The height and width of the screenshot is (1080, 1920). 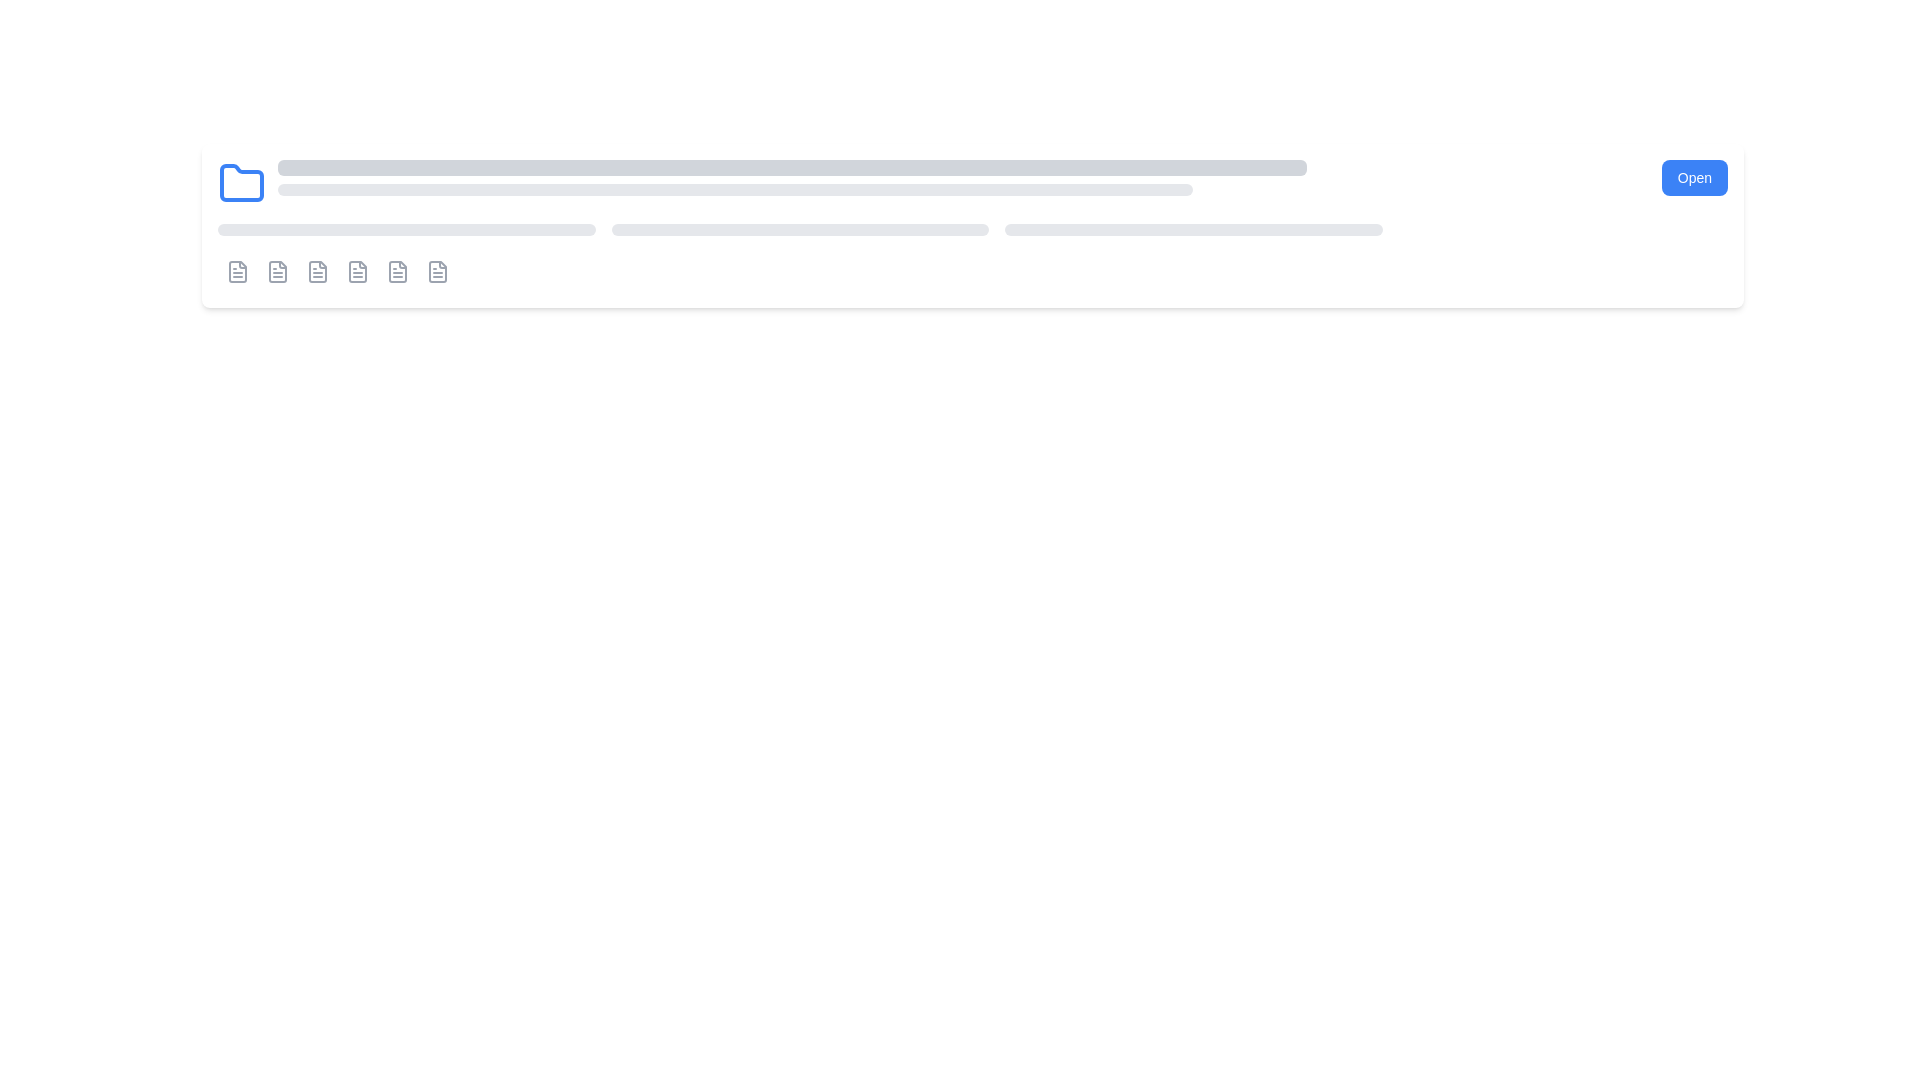 I want to click on the first document icon in the horizontal group of document icons, which visually represents a document or file, so click(x=238, y=272).